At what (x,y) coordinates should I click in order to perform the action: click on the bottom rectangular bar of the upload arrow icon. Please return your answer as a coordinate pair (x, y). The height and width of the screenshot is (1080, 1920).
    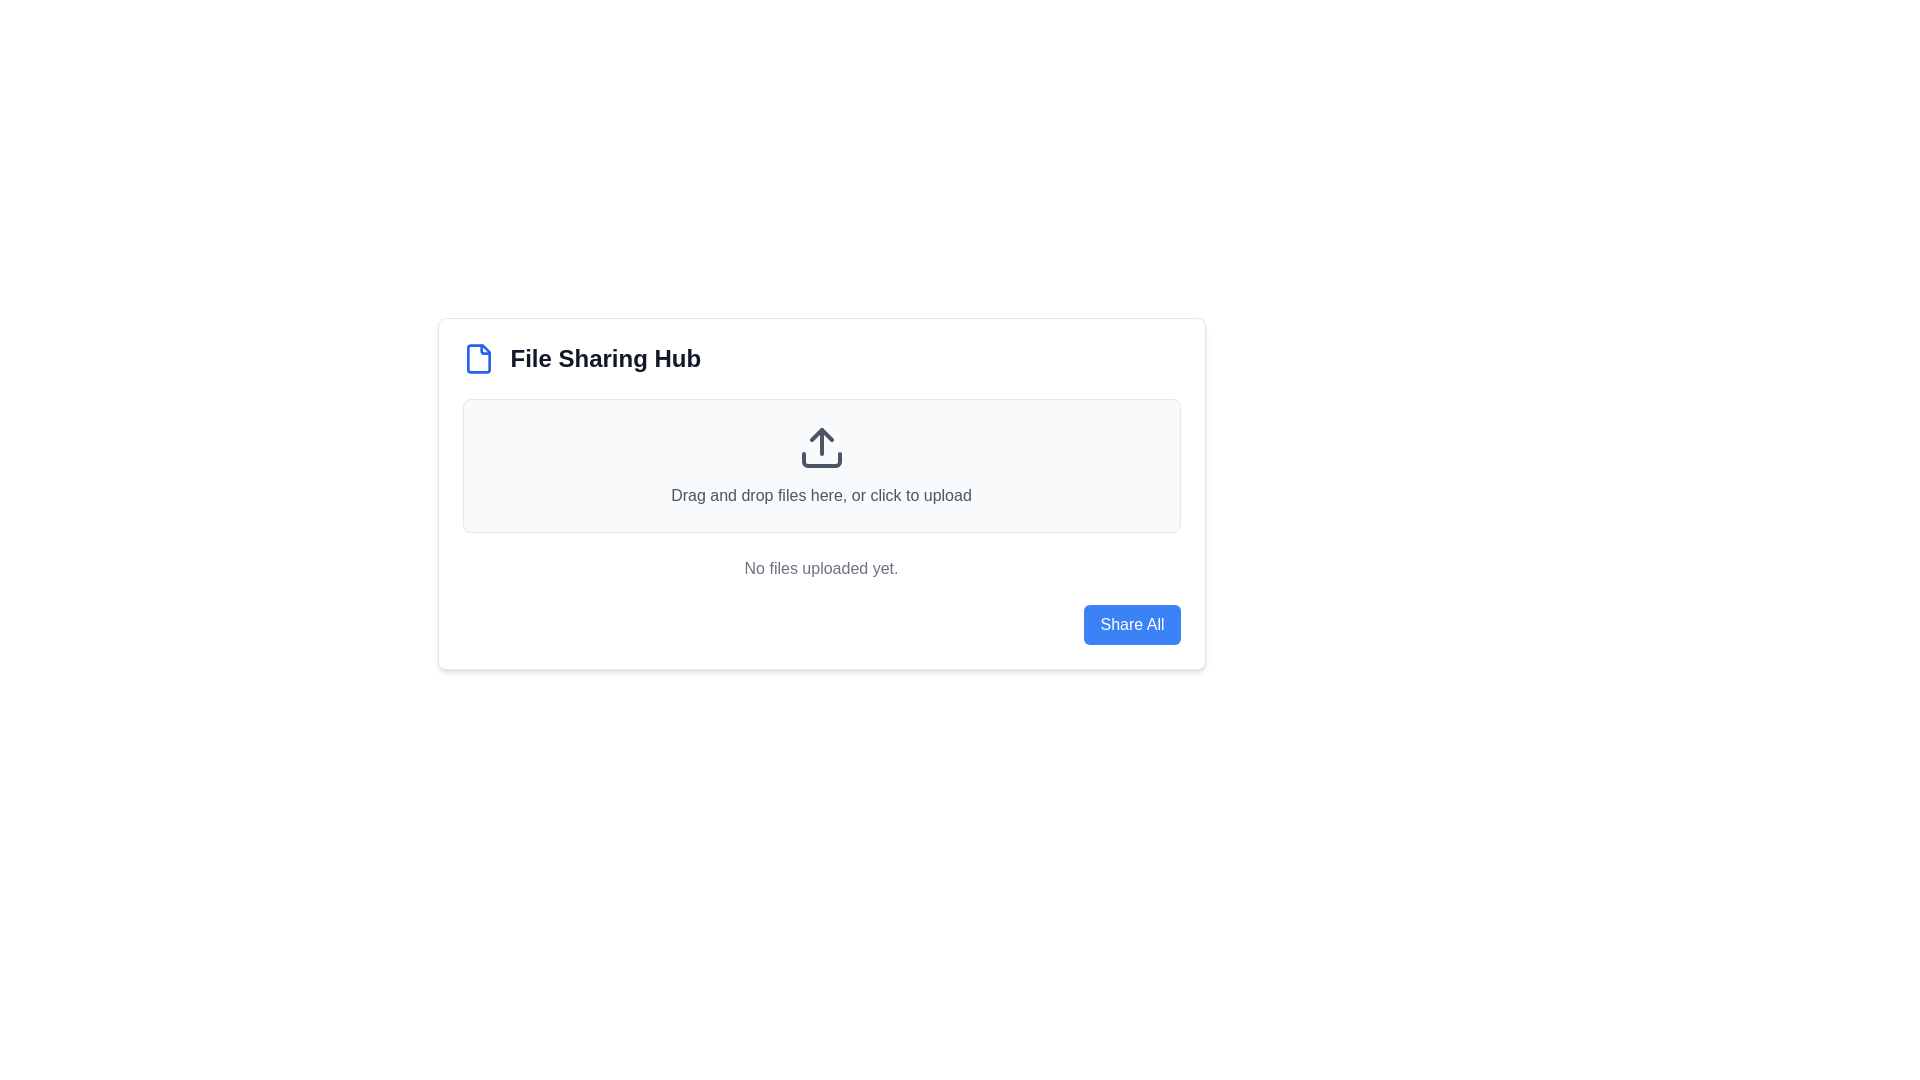
    Looking at the image, I should click on (821, 459).